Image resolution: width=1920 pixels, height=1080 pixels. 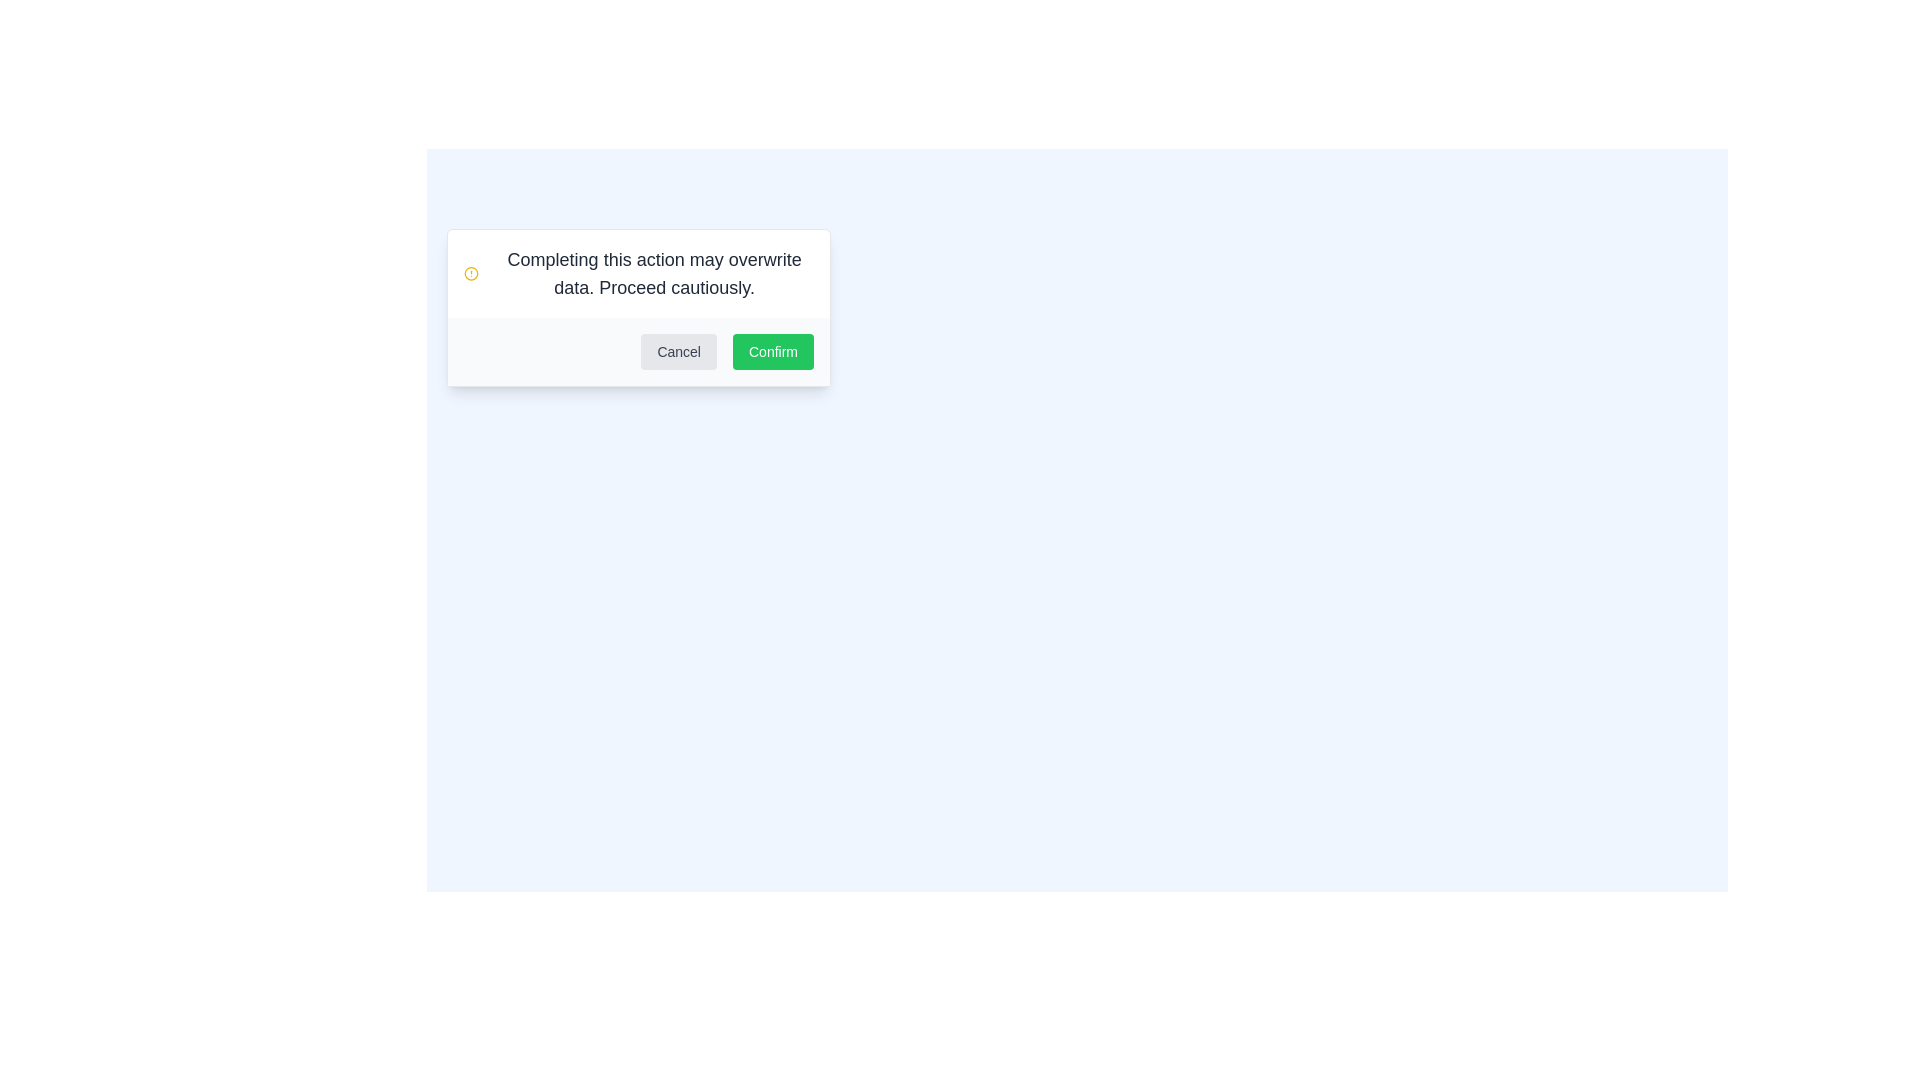 I want to click on the 'Confirm' button with a green background located in the bottom-right corner of the modal dialog box to confirm the action, so click(x=772, y=350).